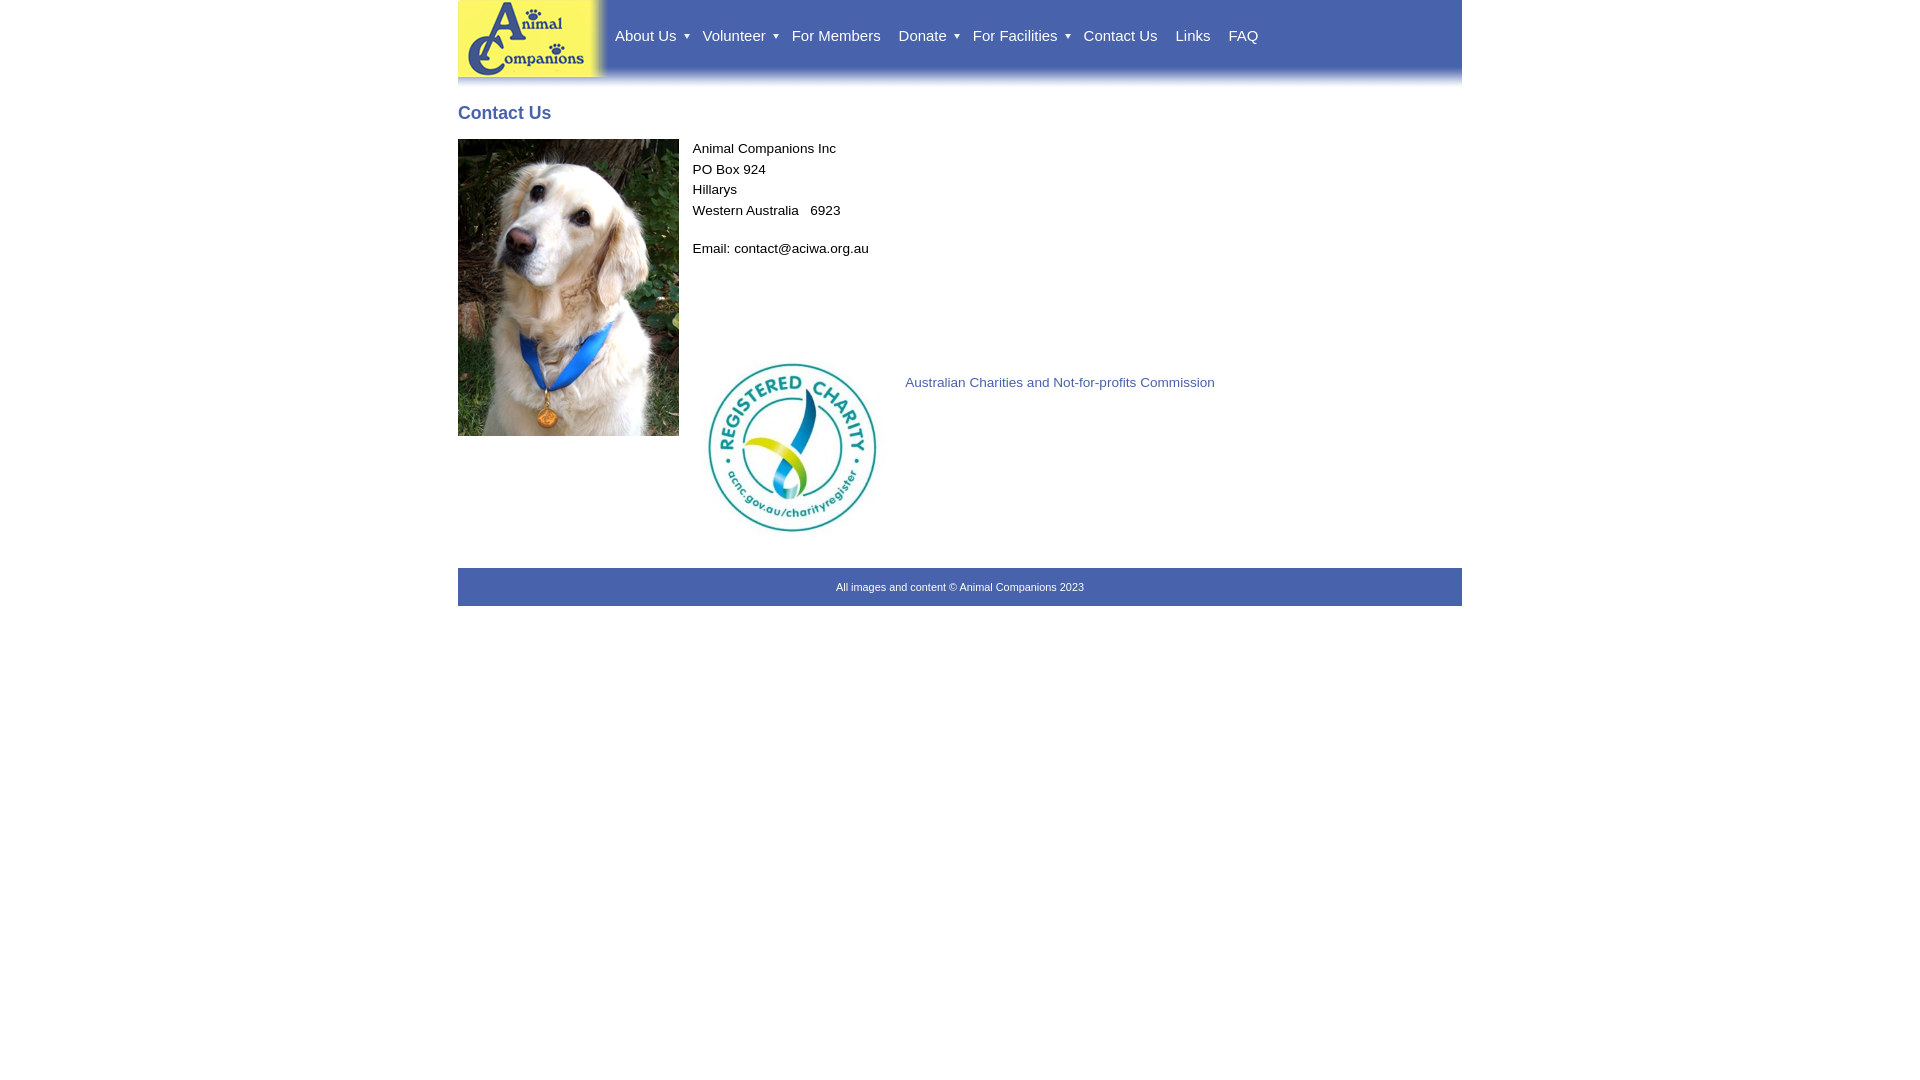  What do you see at coordinates (838, 35) in the screenshot?
I see `'For Members'` at bounding box center [838, 35].